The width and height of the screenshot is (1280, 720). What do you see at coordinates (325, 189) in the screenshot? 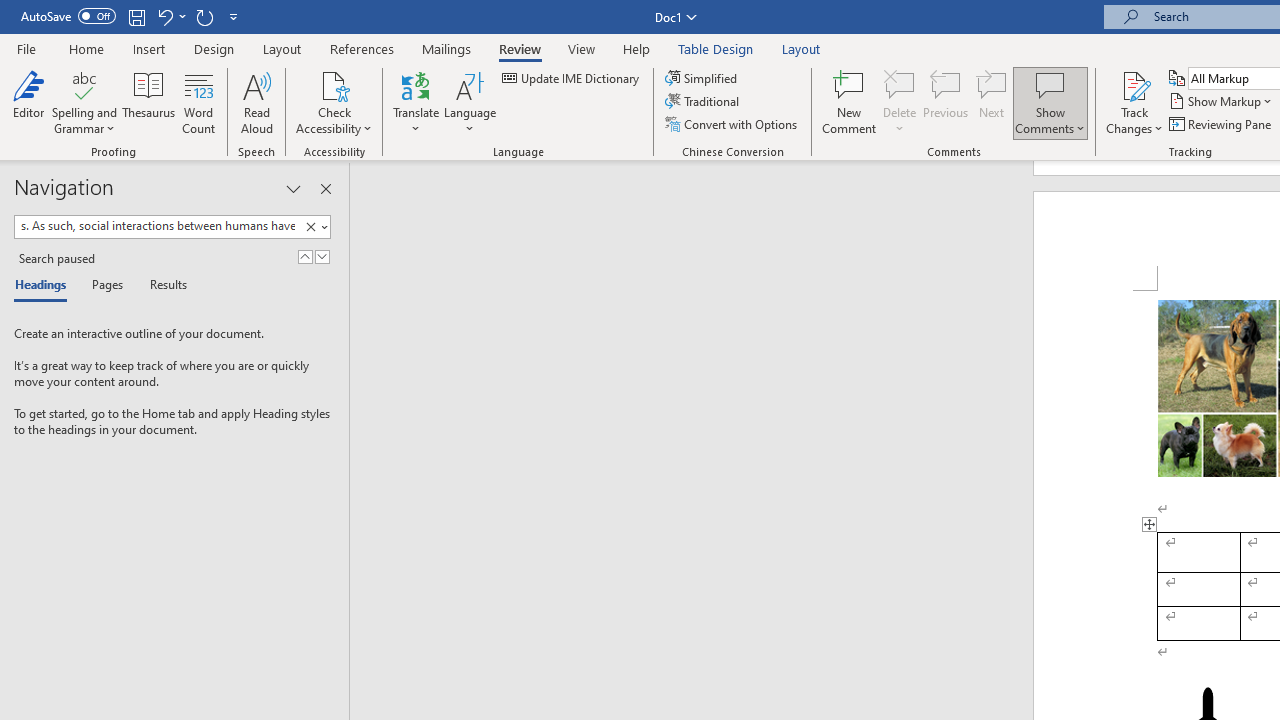
I see `'Close pane'` at bounding box center [325, 189].